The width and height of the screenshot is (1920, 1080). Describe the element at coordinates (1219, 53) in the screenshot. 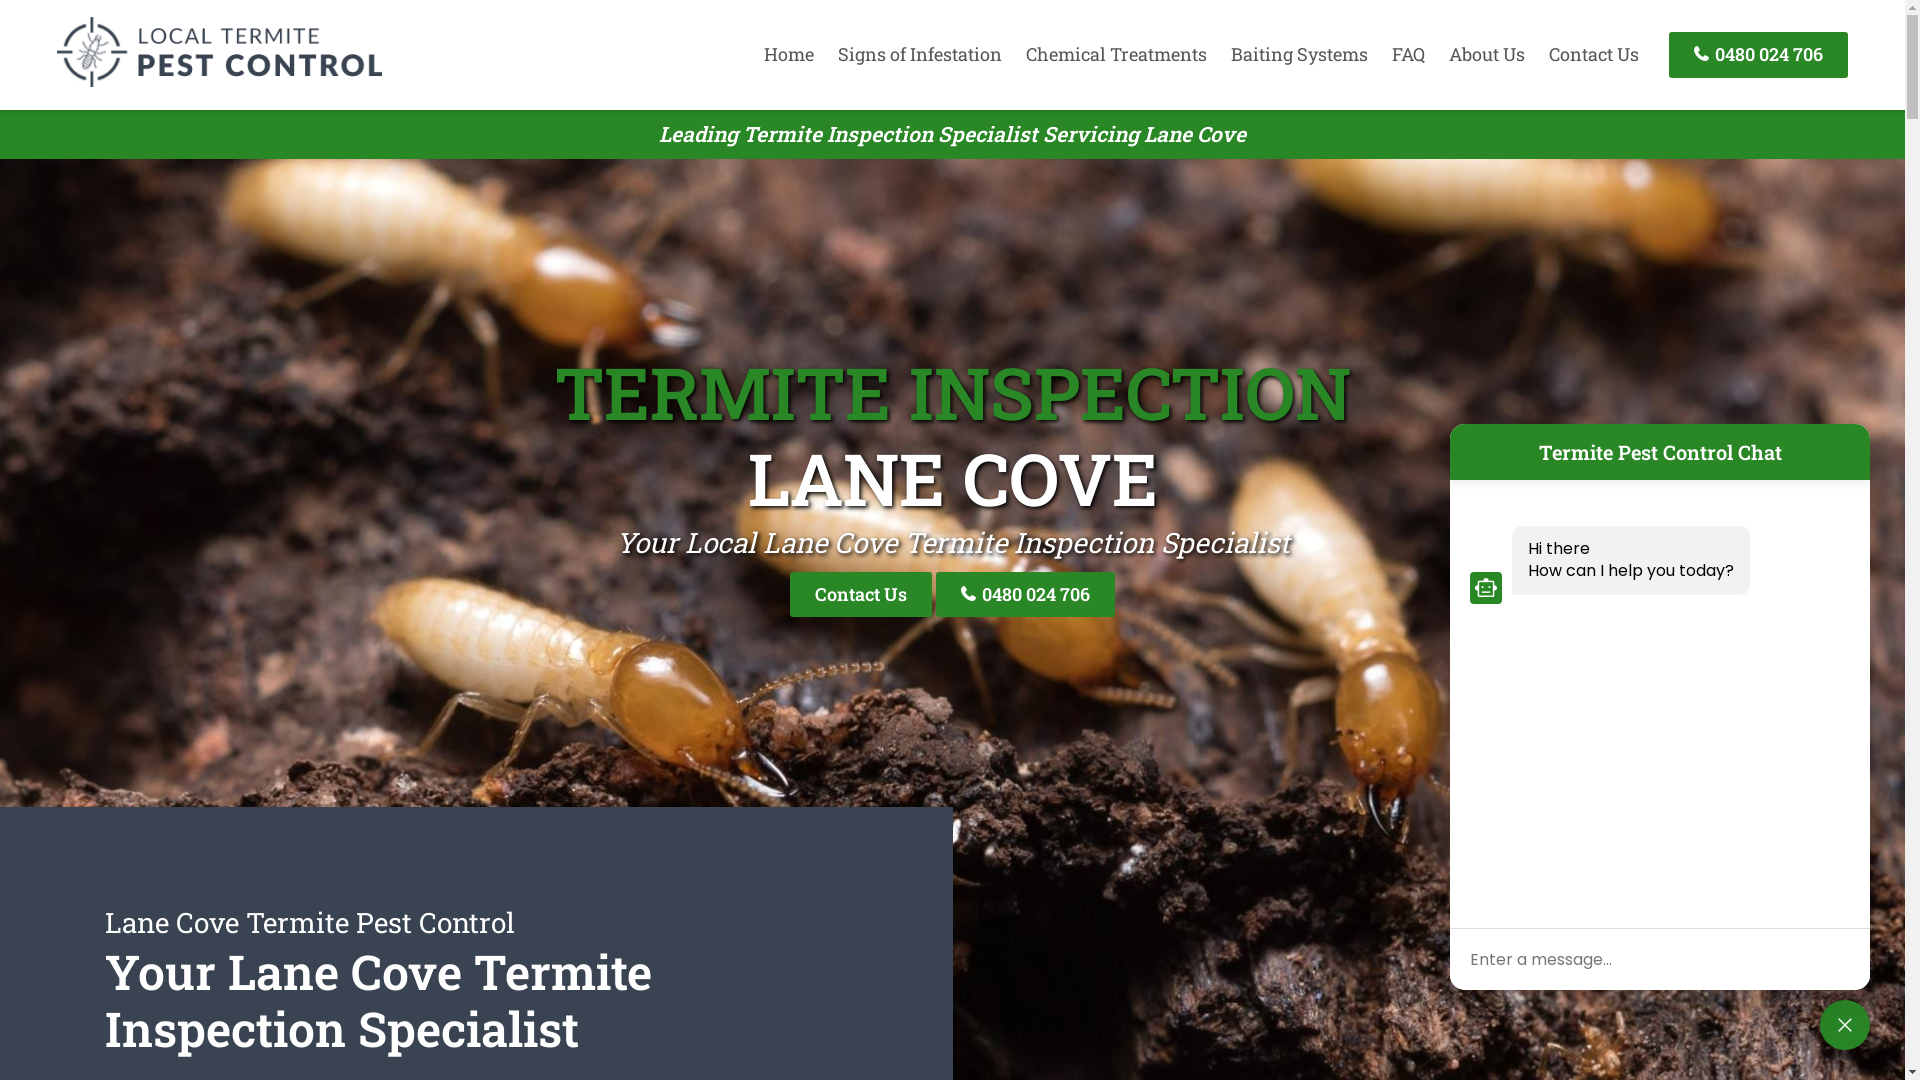

I see `'Baiting Systems'` at that location.